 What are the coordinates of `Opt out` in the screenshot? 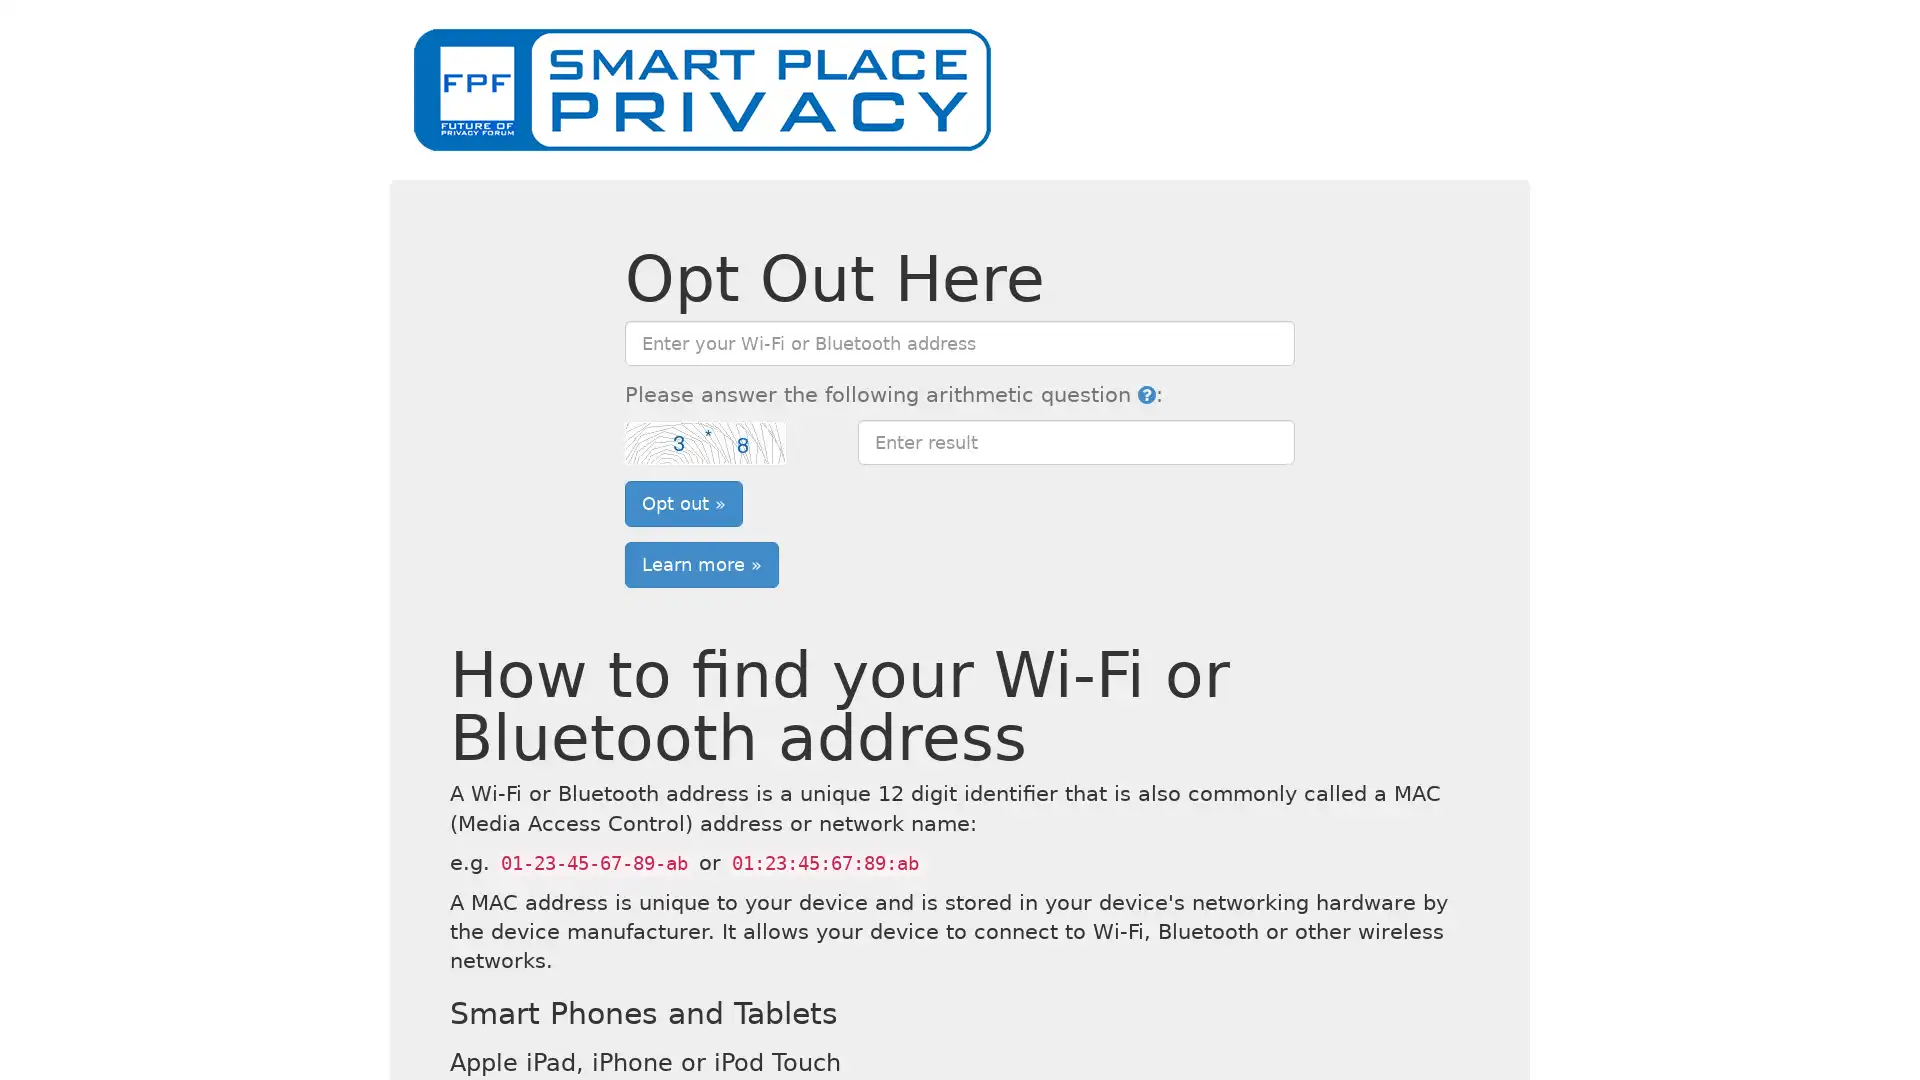 It's located at (683, 501).